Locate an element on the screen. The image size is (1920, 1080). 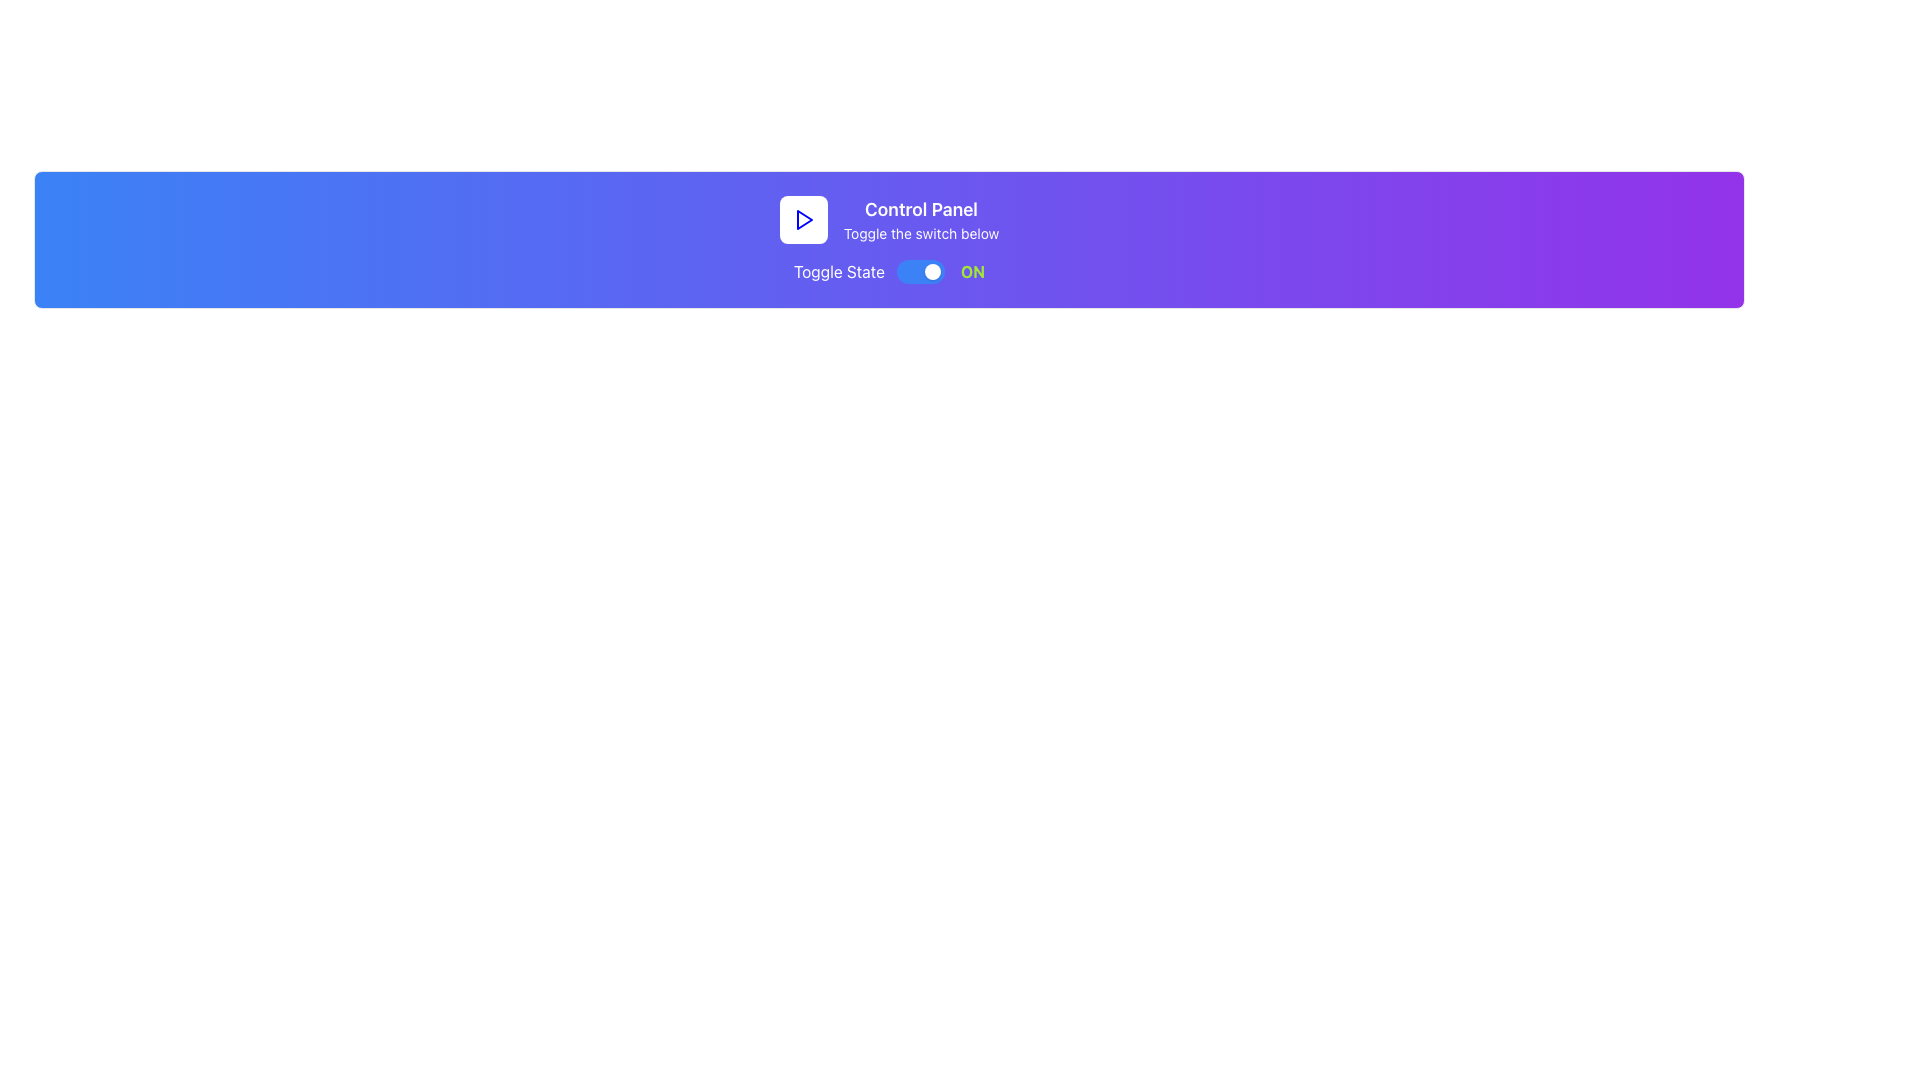
the header and instruction text component labeled 'Control Panel' which provides guidance with the text 'Toggle the switch below' is located at coordinates (920, 219).